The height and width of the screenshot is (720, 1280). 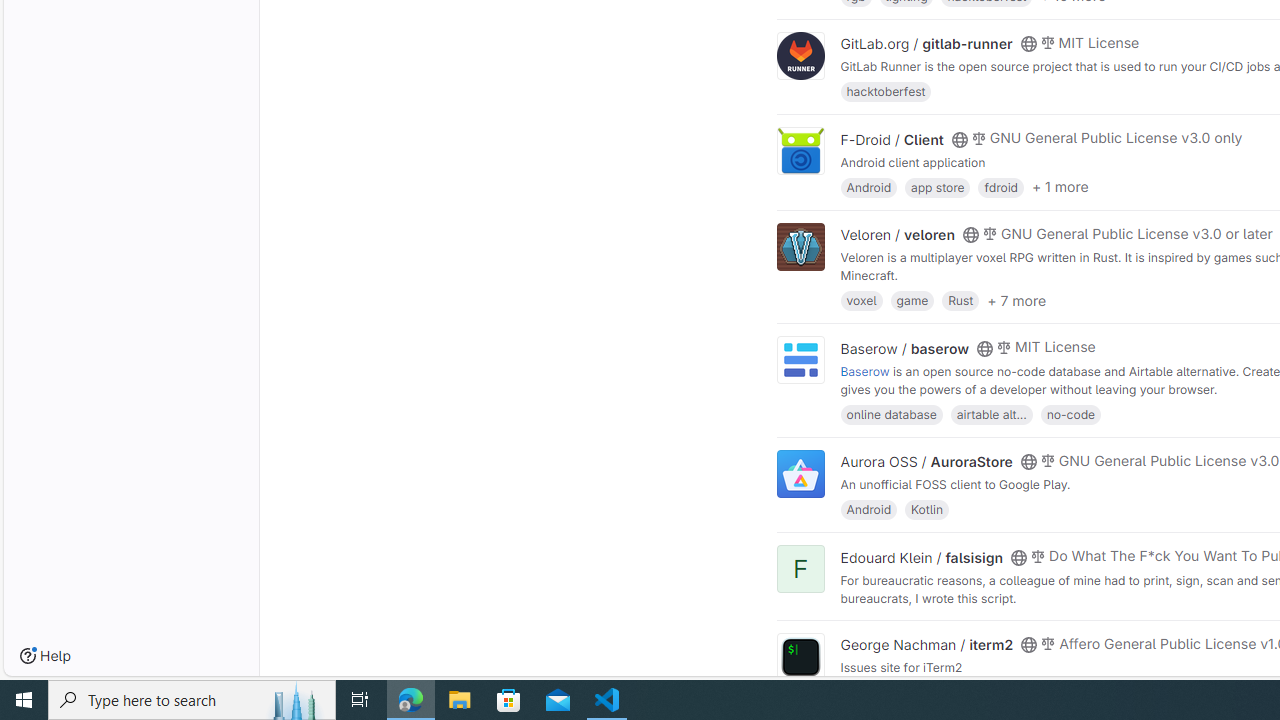 What do you see at coordinates (891, 138) in the screenshot?
I see `'F-Droid / Client'` at bounding box center [891, 138].